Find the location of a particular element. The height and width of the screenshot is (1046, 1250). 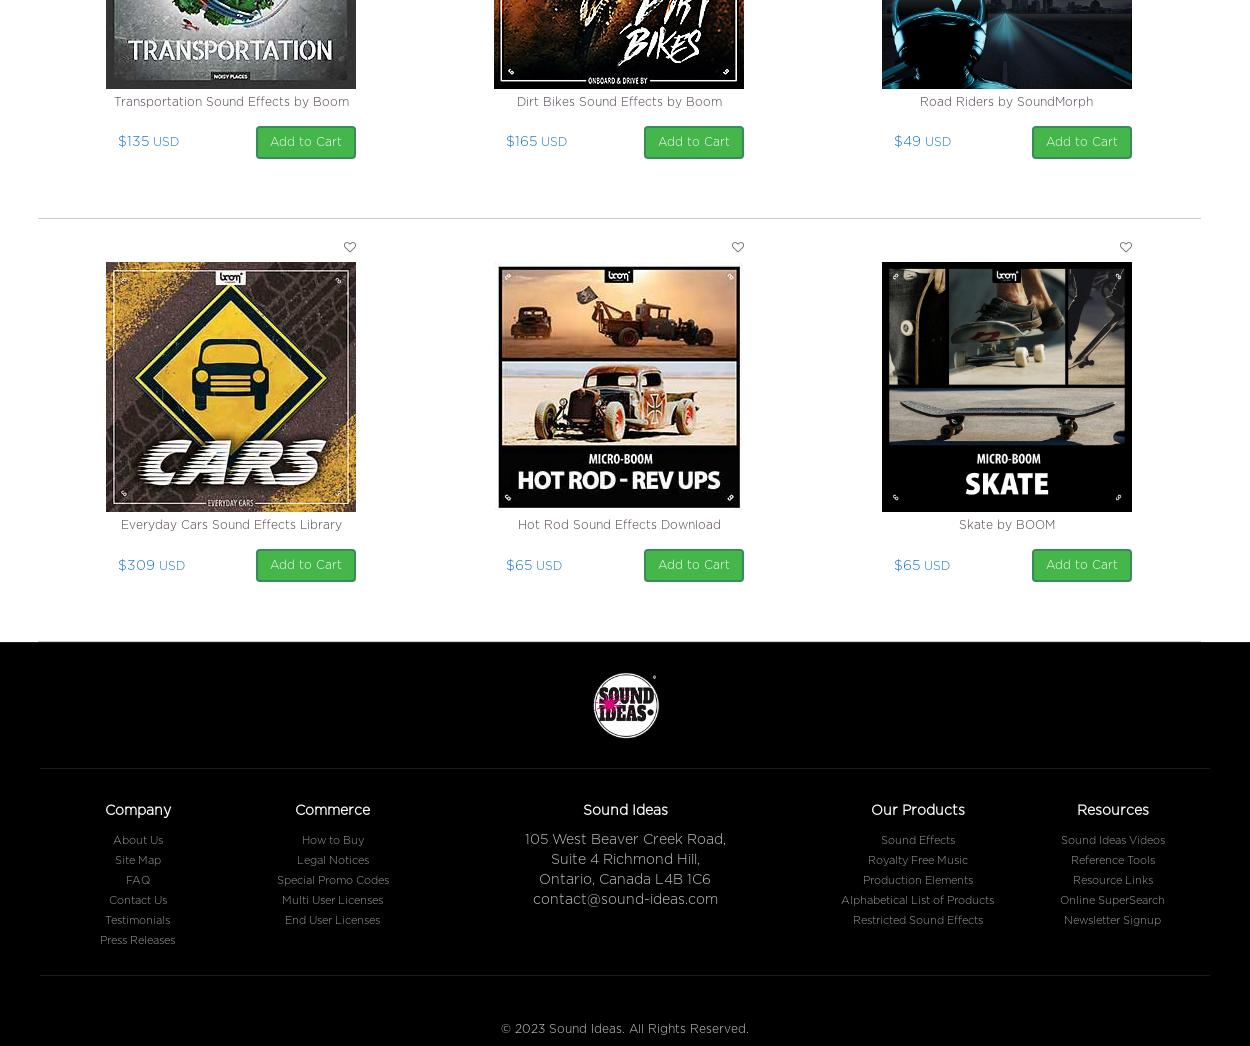

'$49' is located at coordinates (906, 141).